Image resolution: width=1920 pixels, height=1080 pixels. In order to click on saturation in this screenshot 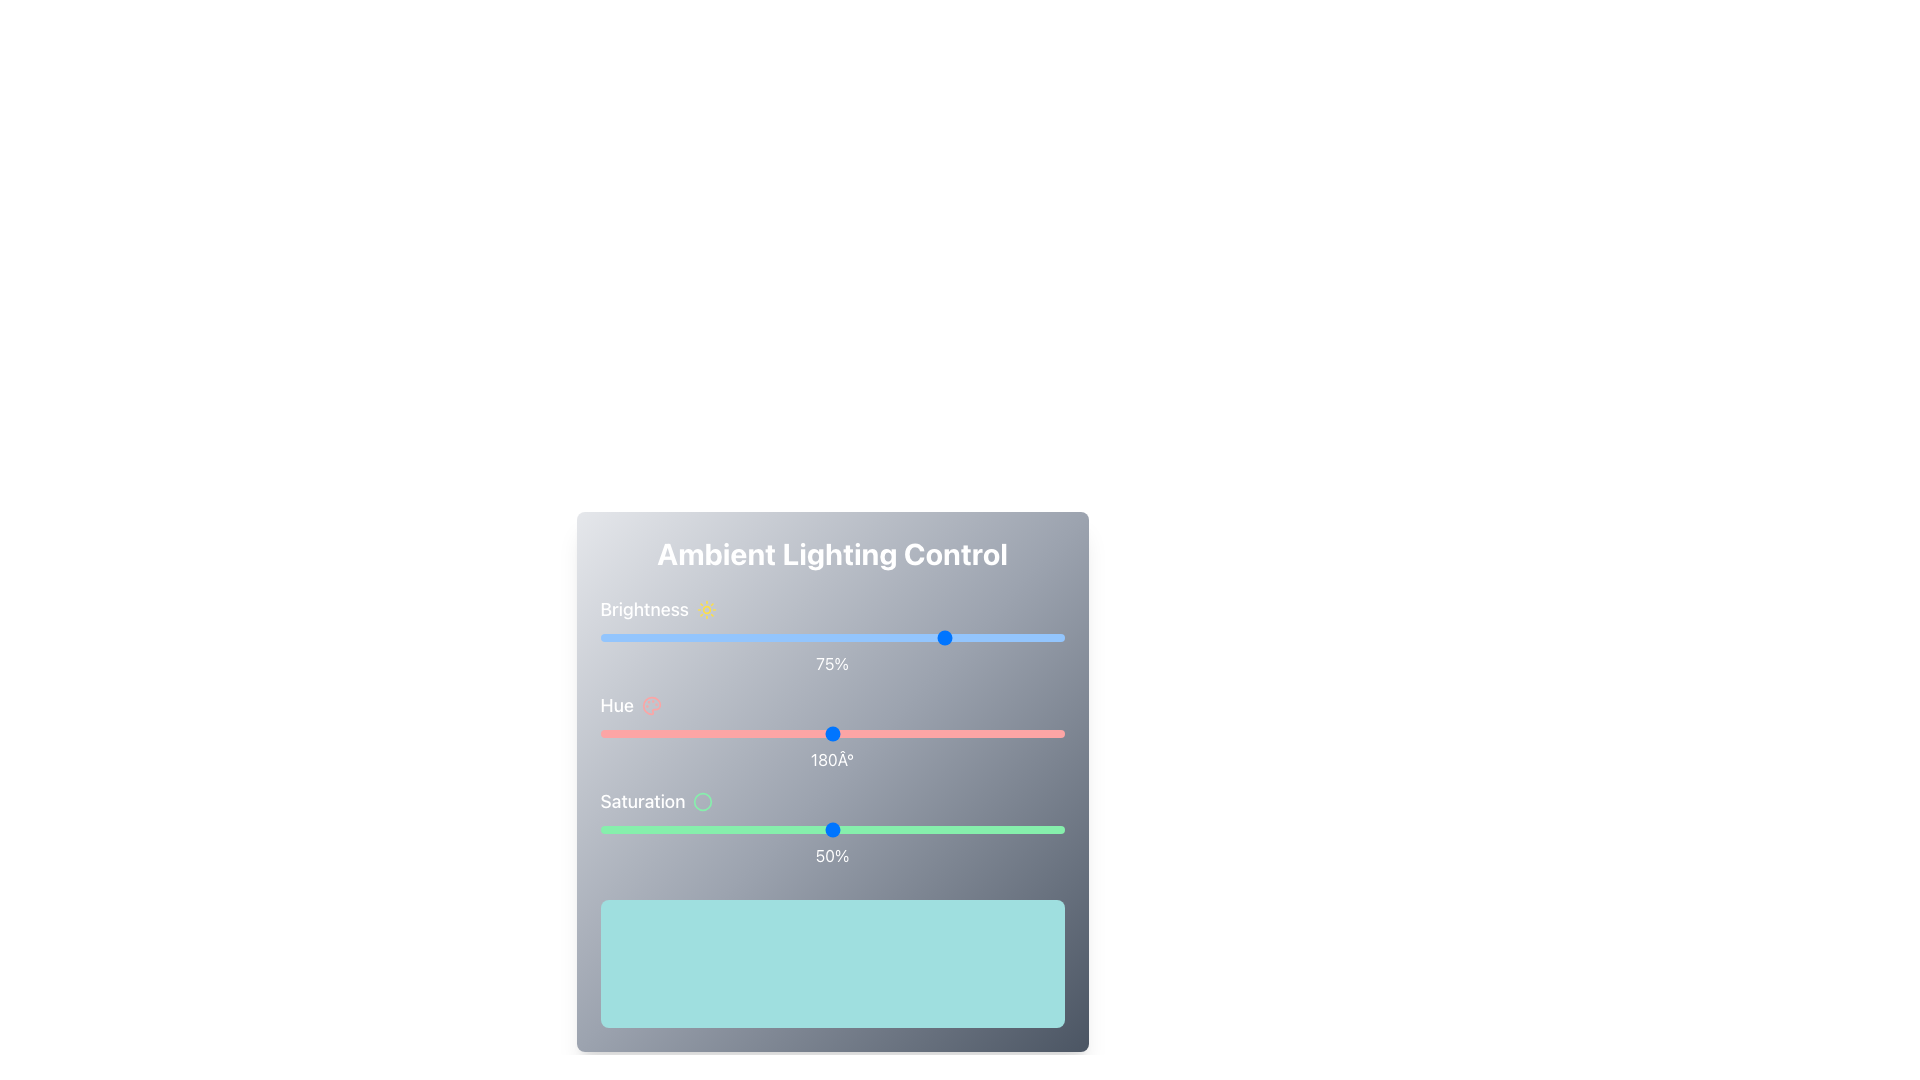, I will do `click(1036, 829)`.